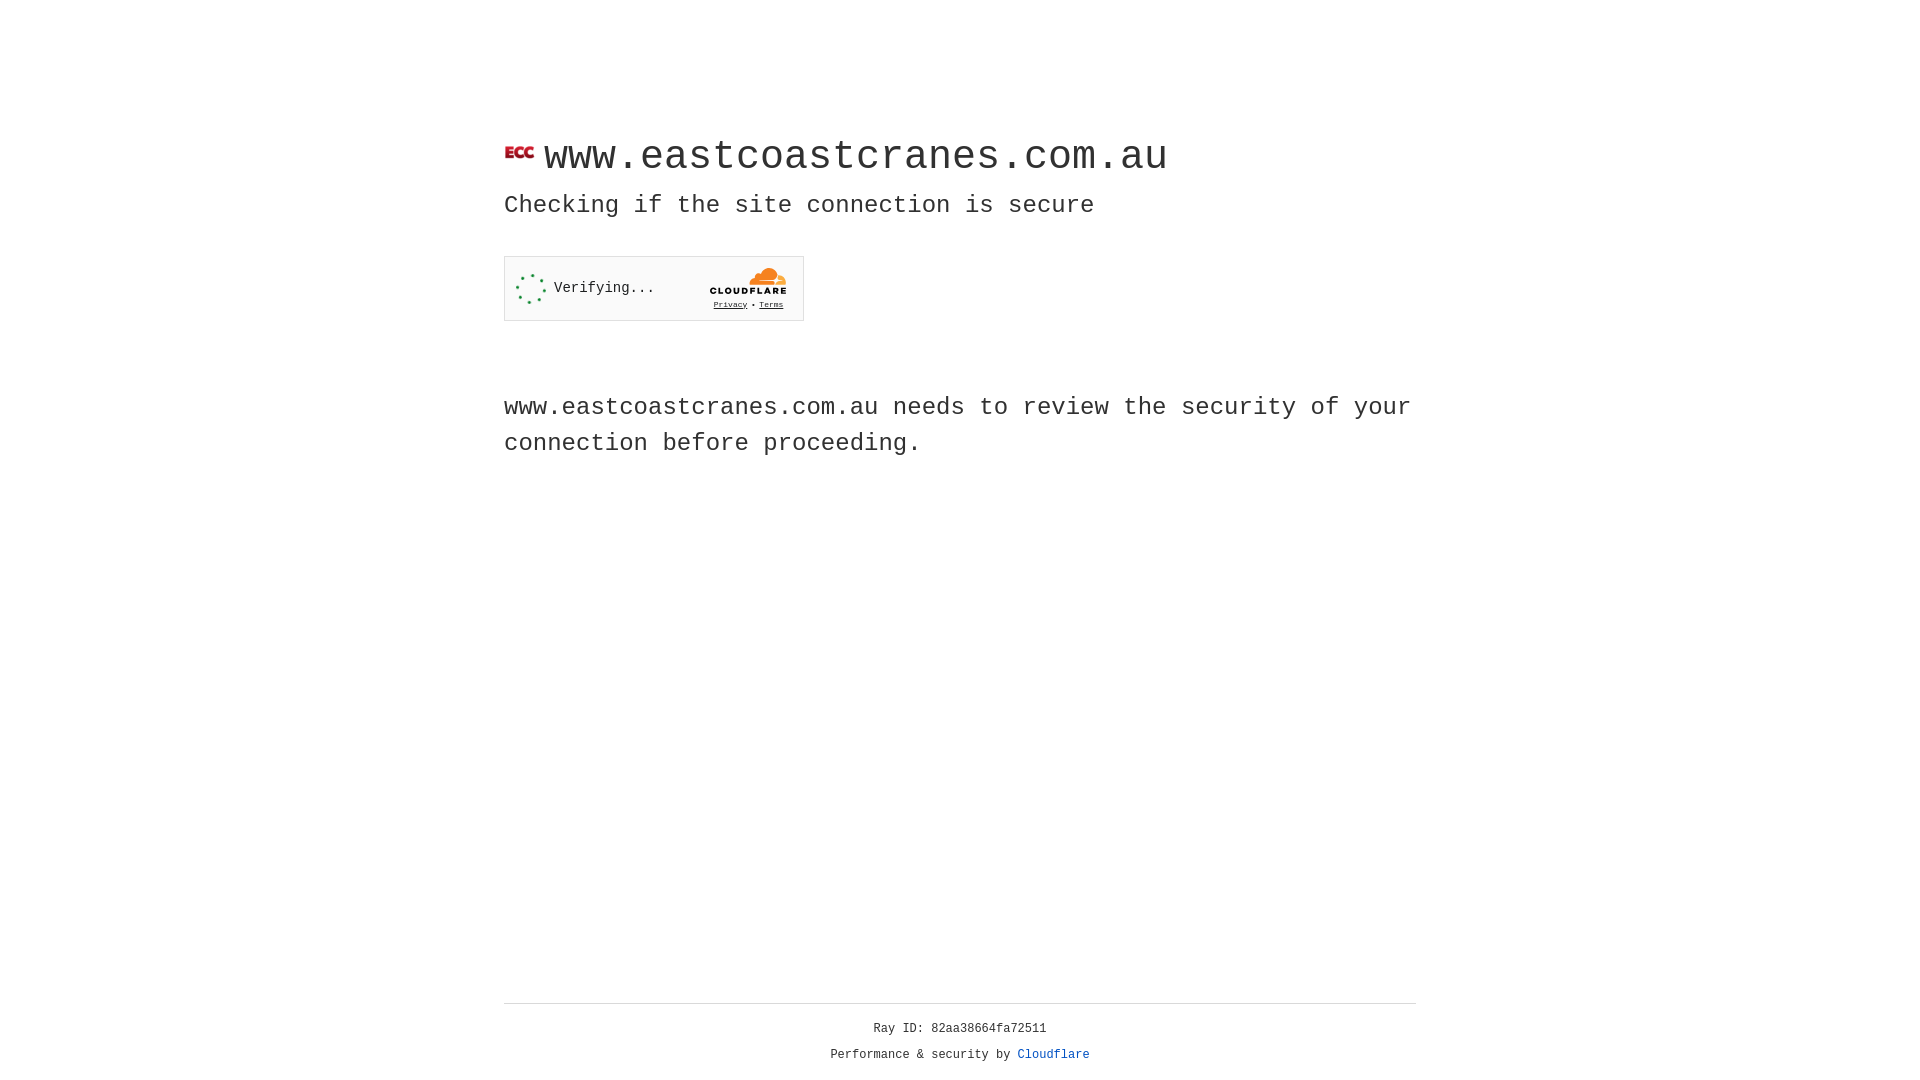 This screenshot has height=1080, width=1920. What do you see at coordinates (1053, 1054) in the screenshot?
I see `'Cloudflare'` at bounding box center [1053, 1054].